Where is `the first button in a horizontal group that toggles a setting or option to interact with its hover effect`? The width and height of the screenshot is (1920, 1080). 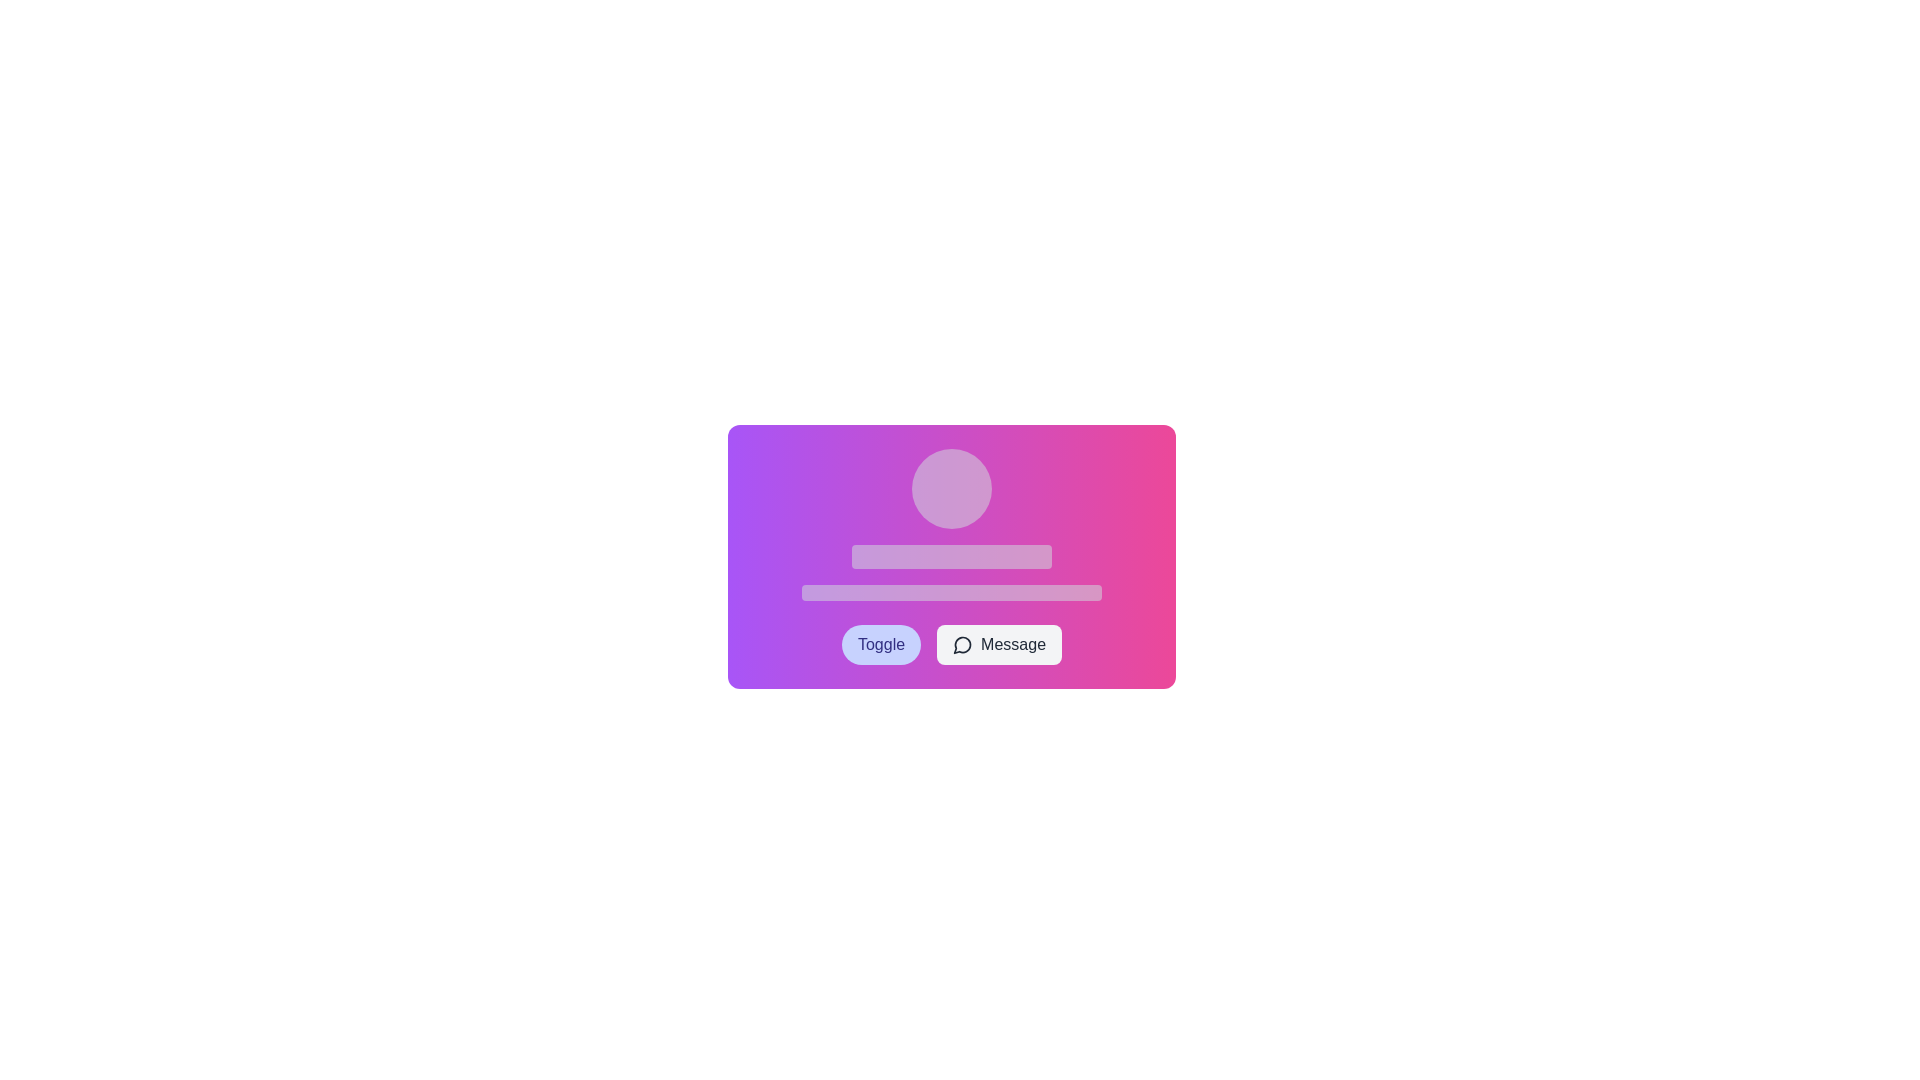
the first button in a horizontal group that toggles a setting or option to interact with its hover effect is located at coordinates (880, 644).